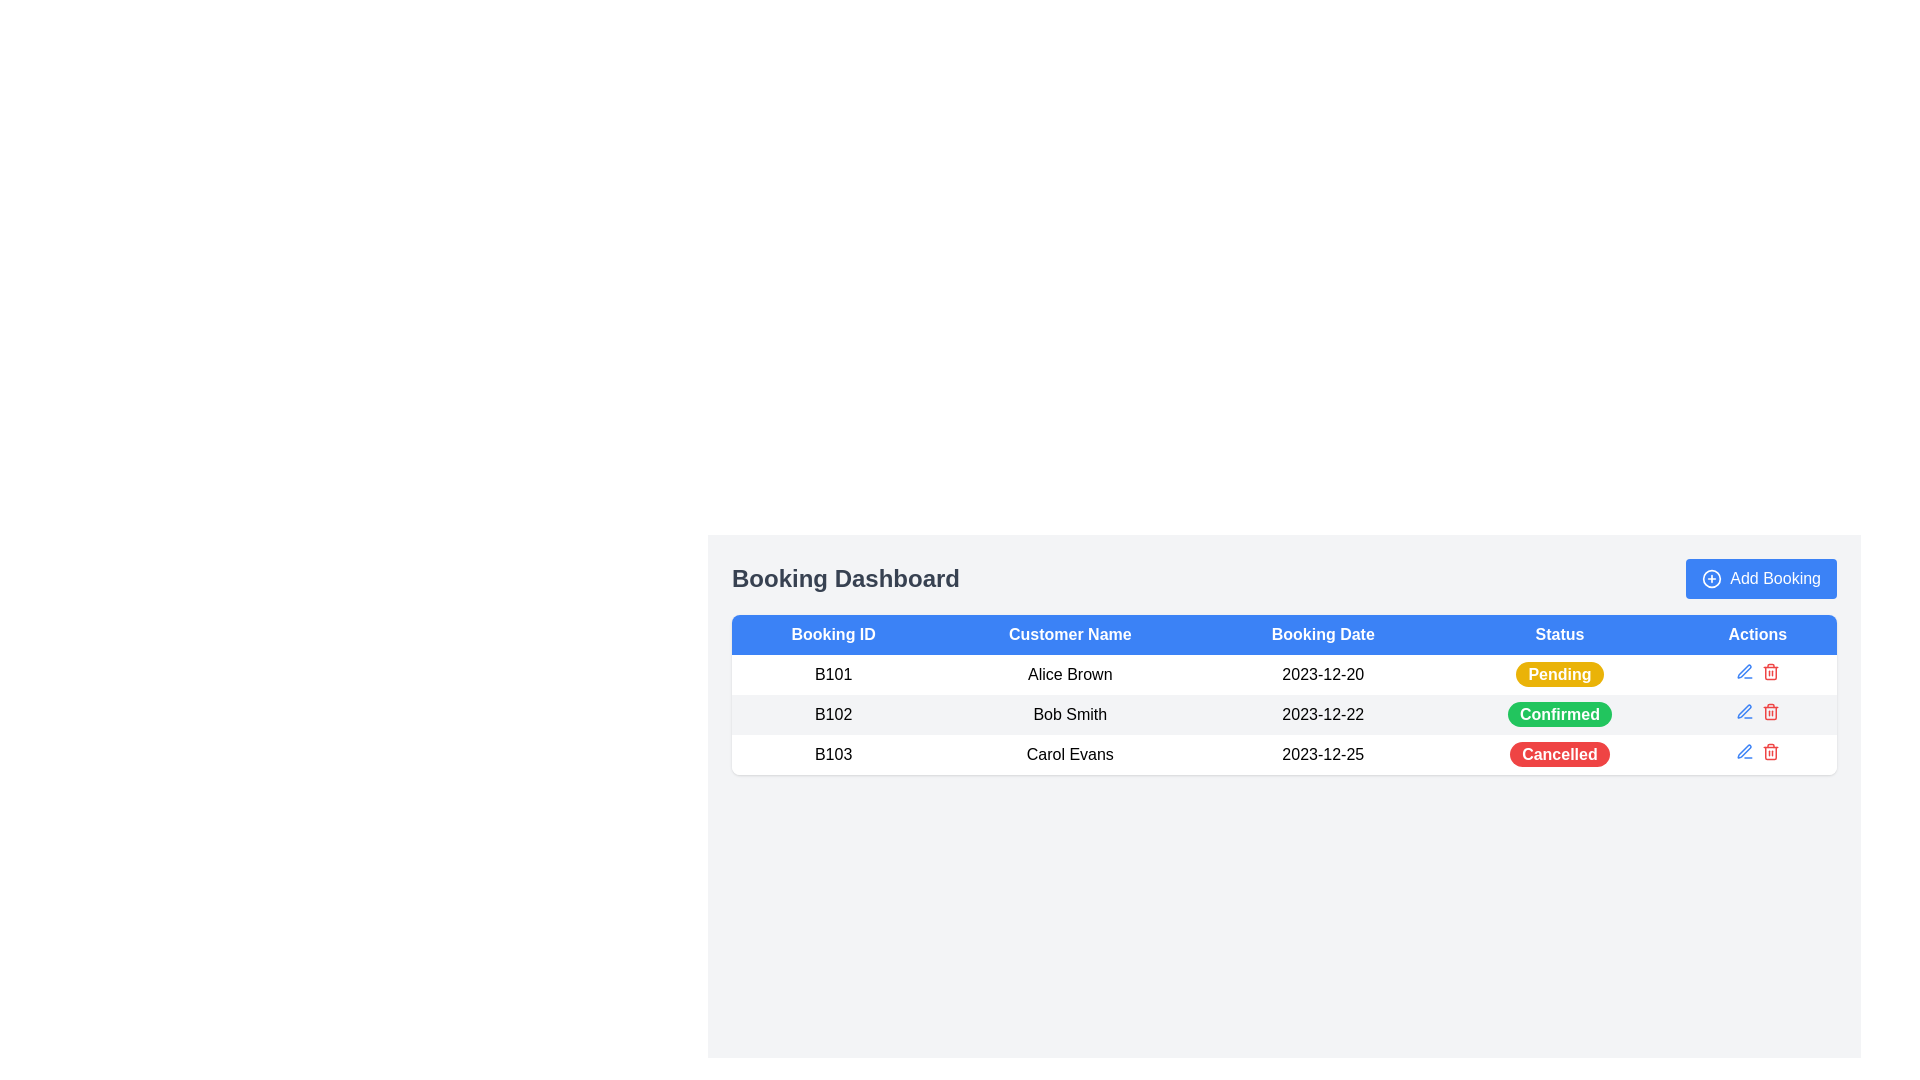 Image resolution: width=1920 pixels, height=1080 pixels. I want to click on the red-colored trash can icon in the 'Actions' column for 'Bob Smith' with a 'Confirmed' status to observe the hover effect, so click(1770, 711).